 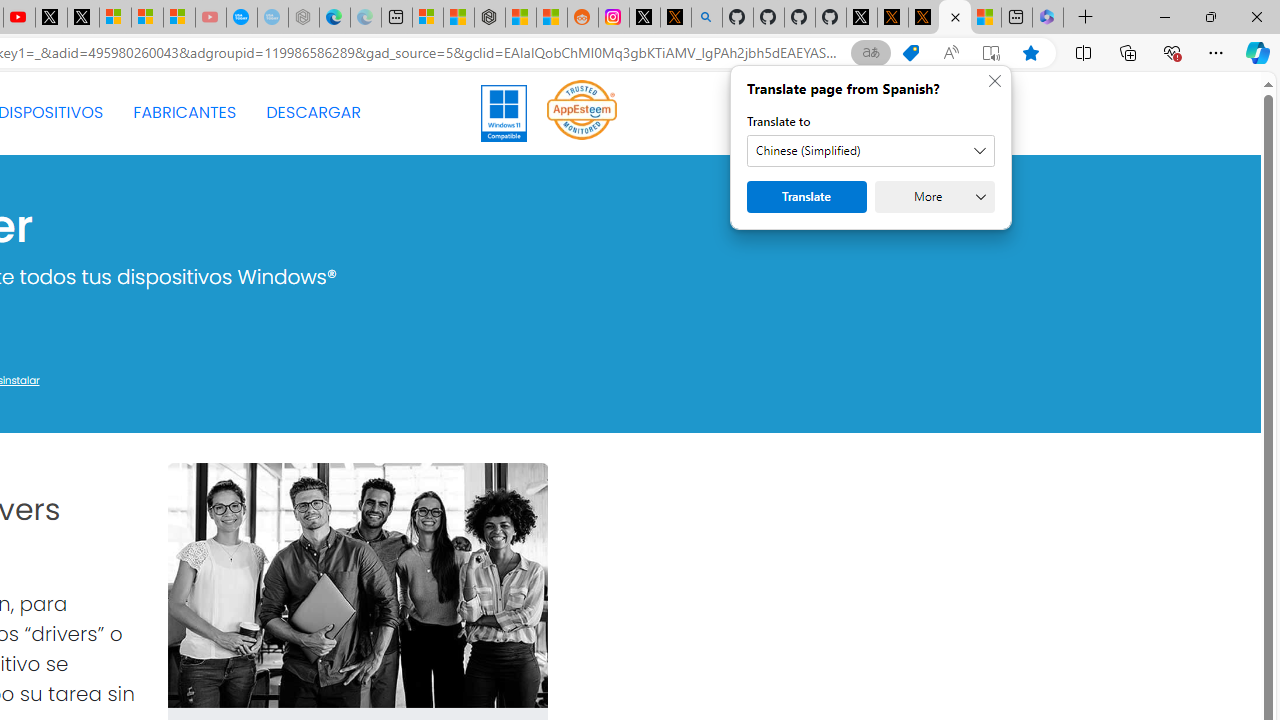 What do you see at coordinates (991, 52) in the screenshot?
I see `'Enter Immersive Reader (F9)'` at bounding box center [991, 52].